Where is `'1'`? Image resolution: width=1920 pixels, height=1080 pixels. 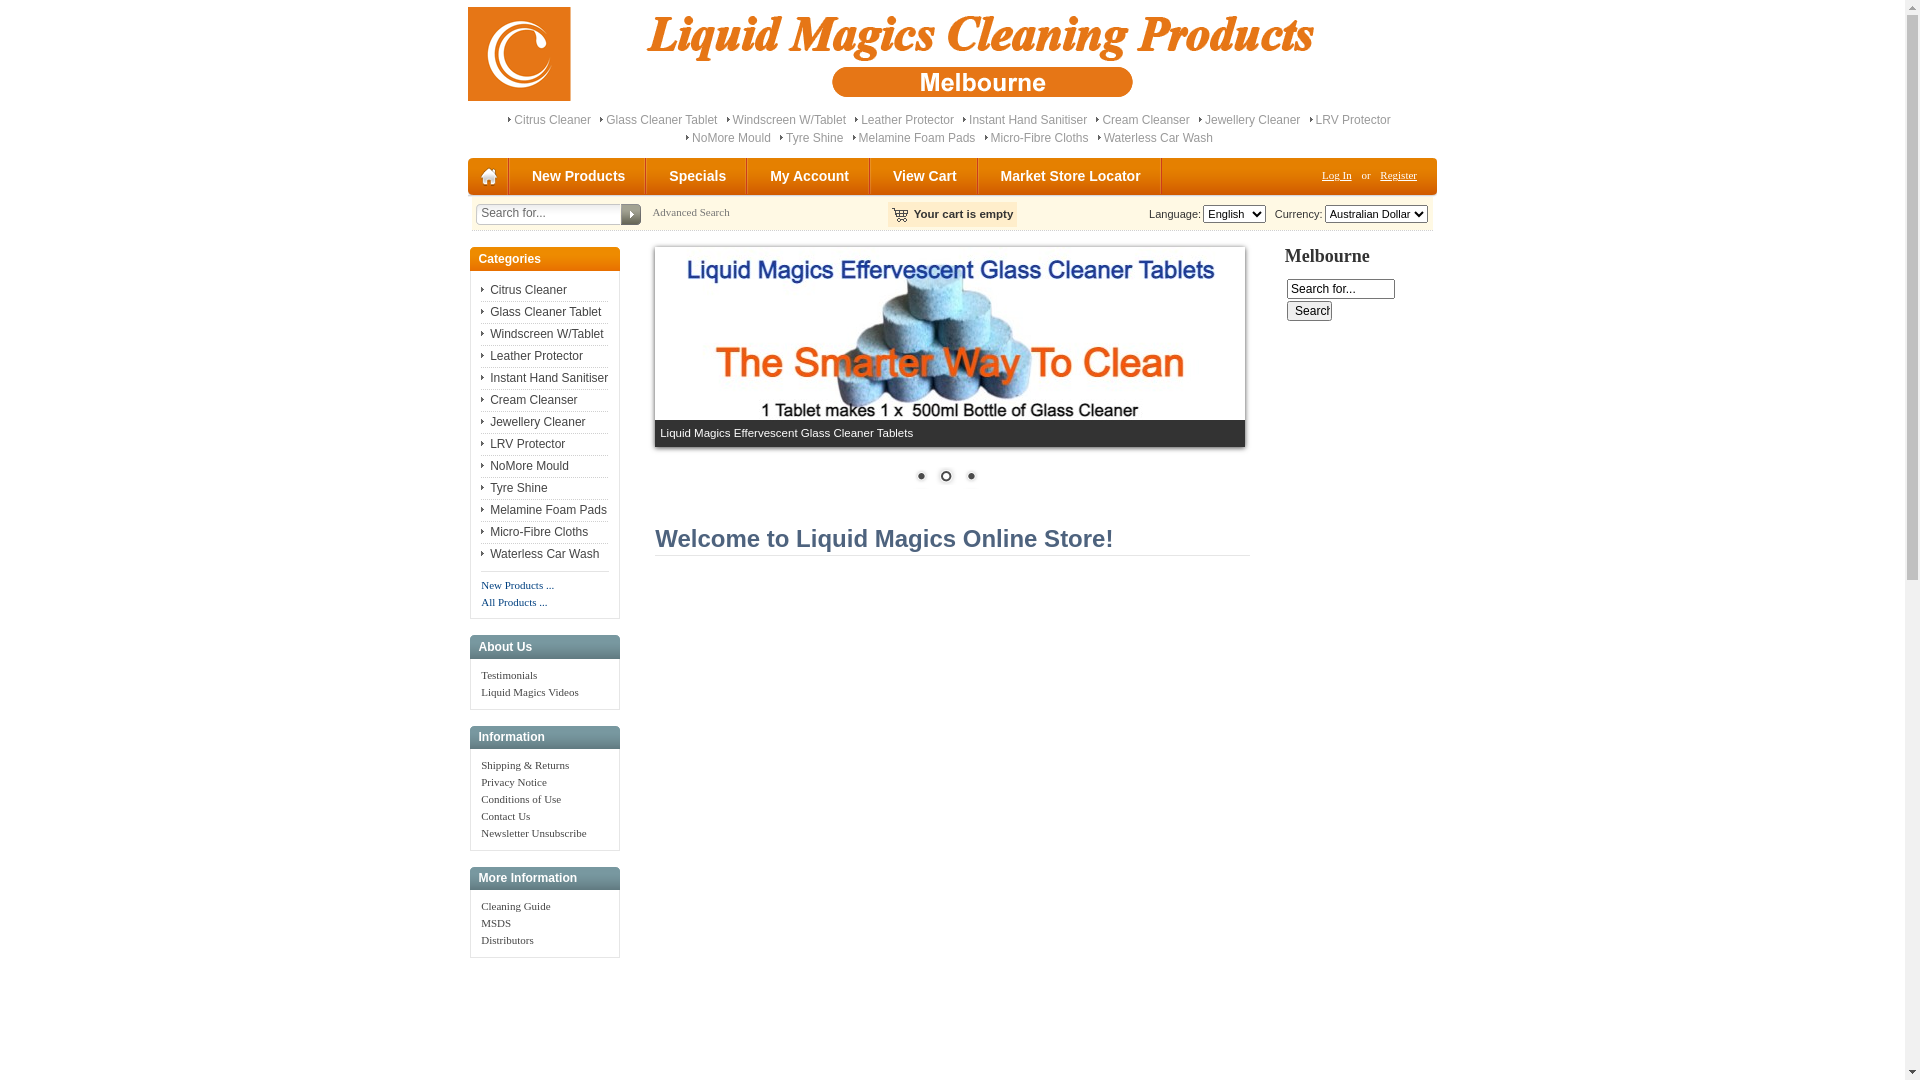
'1' is located at coordinates (920, 478).